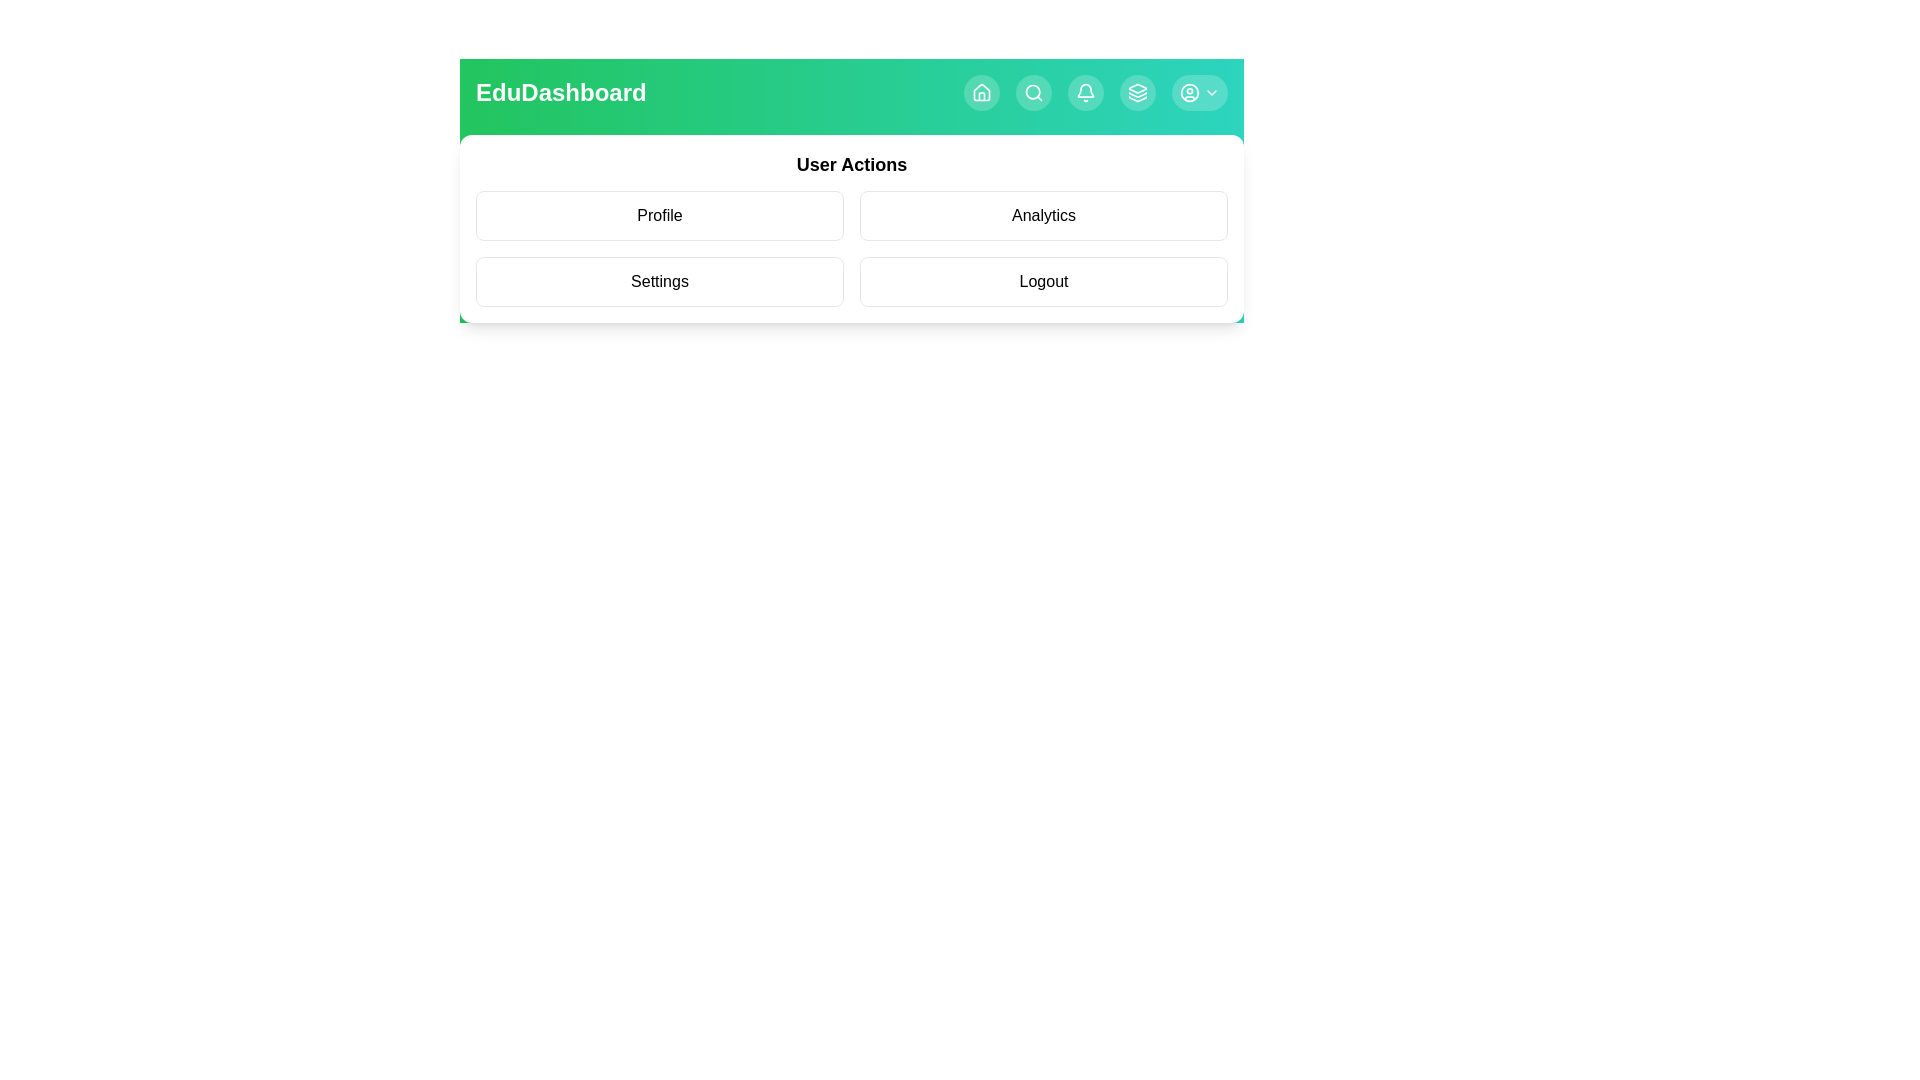 The image size is (1920, 1080). What do you see at coordinates (660, 216) in the screenshot?
I see `the user action item Profile from the menu` at bounding box center [660, 216].